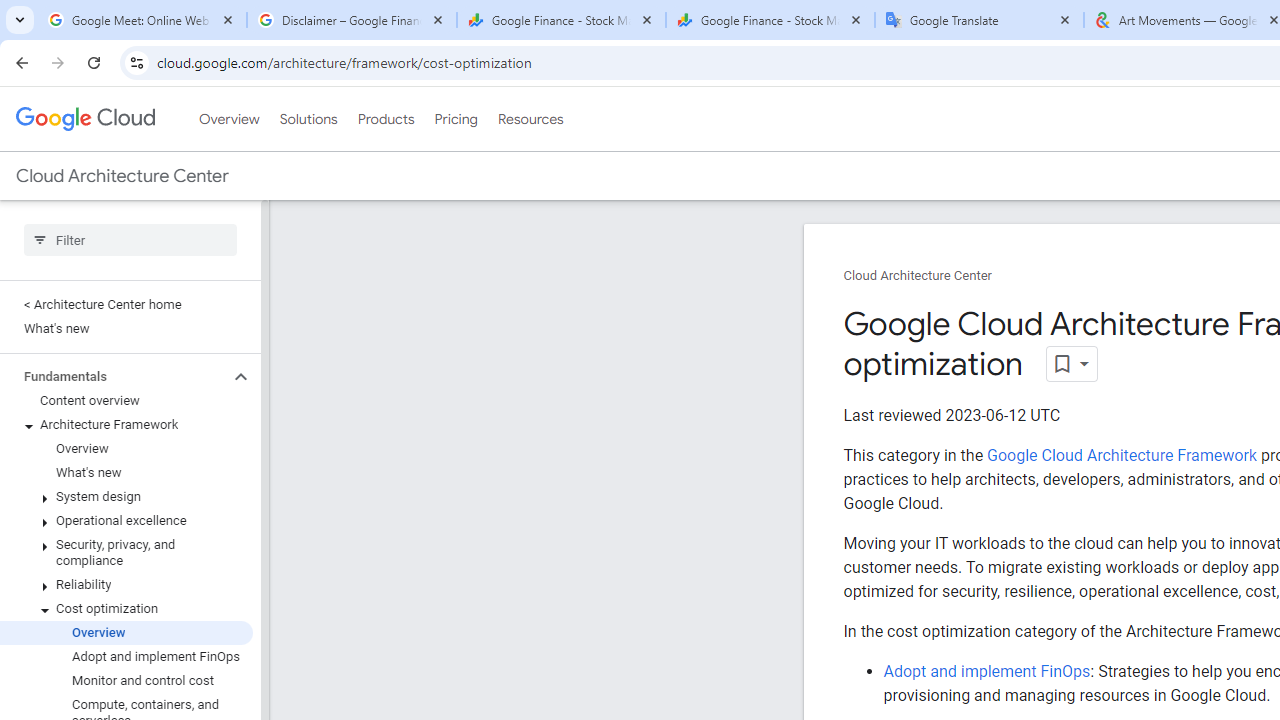 The width and height of the screenshot is (1280, 720). Describe the element at coordinates (113, 376) in the screenshot. I see `'Fundamentals'` at that location.